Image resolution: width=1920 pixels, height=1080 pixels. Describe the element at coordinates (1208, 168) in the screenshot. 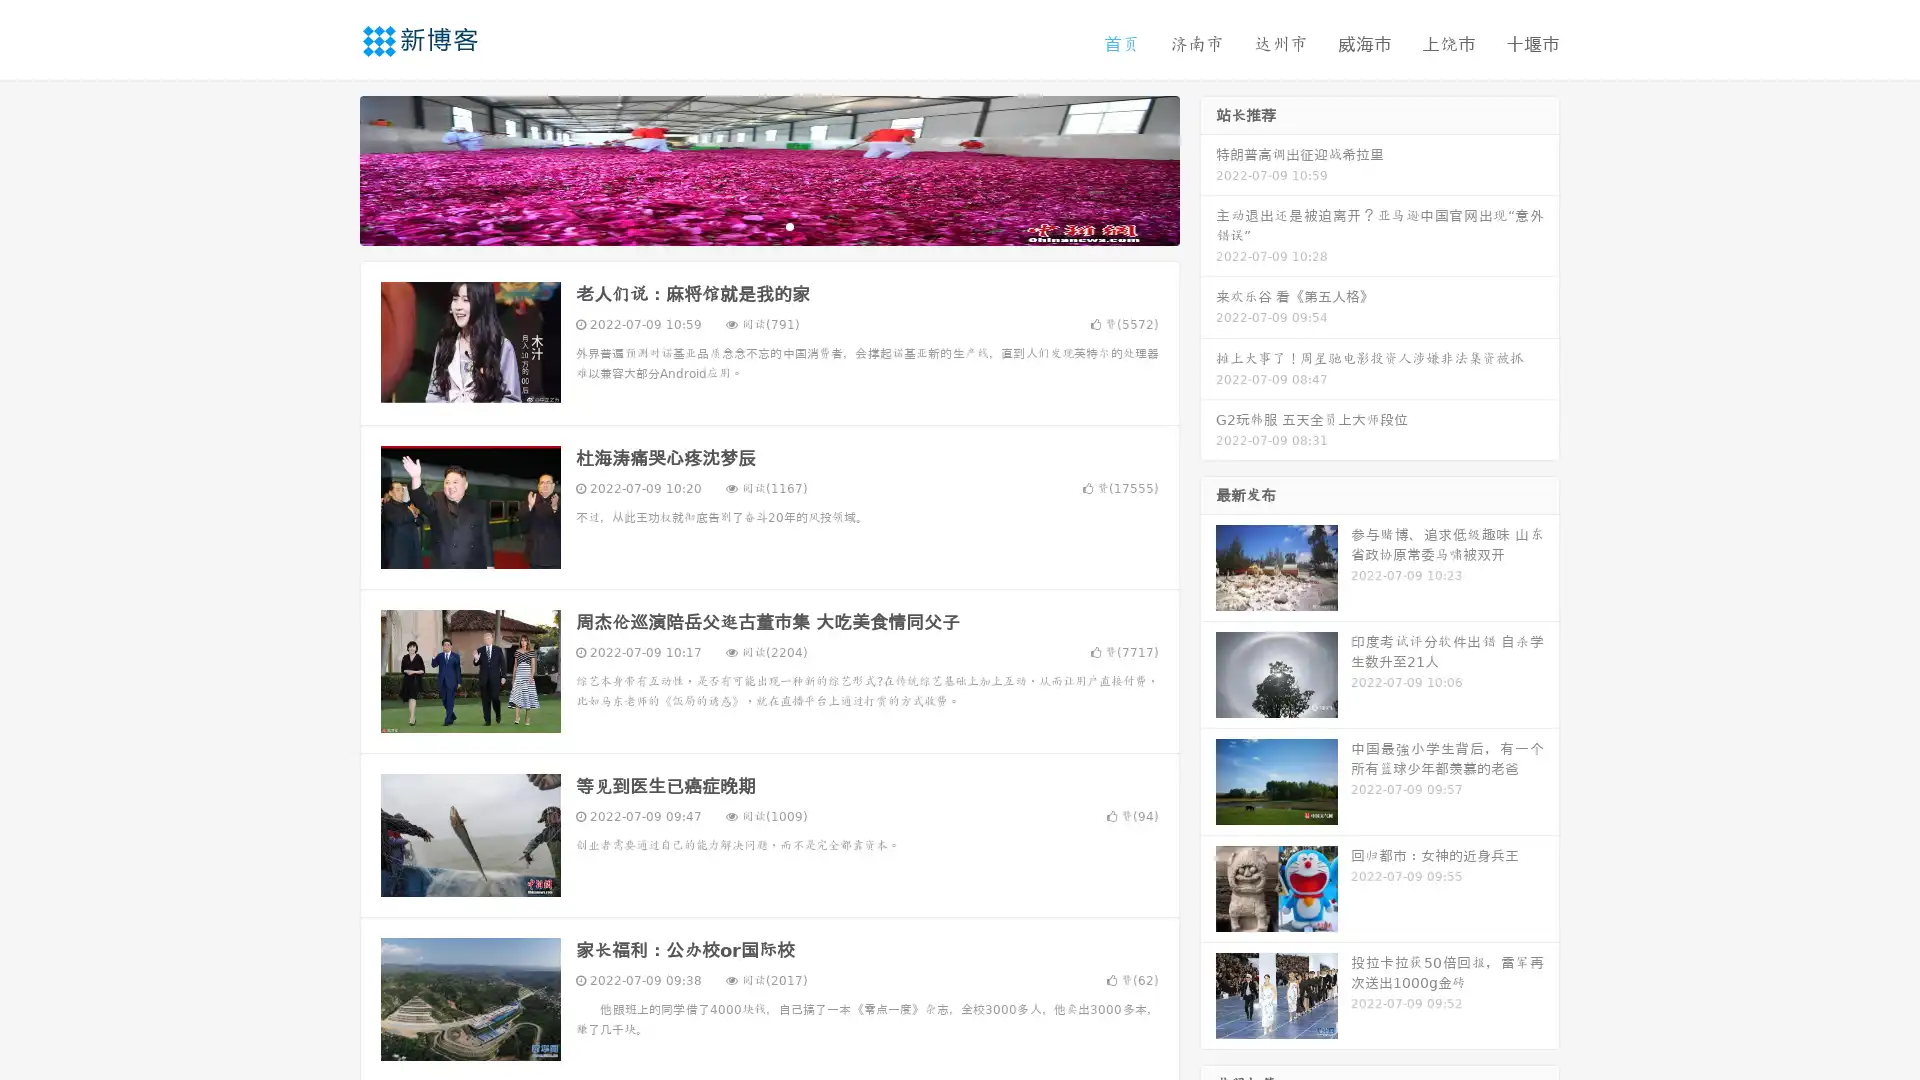

I see `Next slide` at that location.